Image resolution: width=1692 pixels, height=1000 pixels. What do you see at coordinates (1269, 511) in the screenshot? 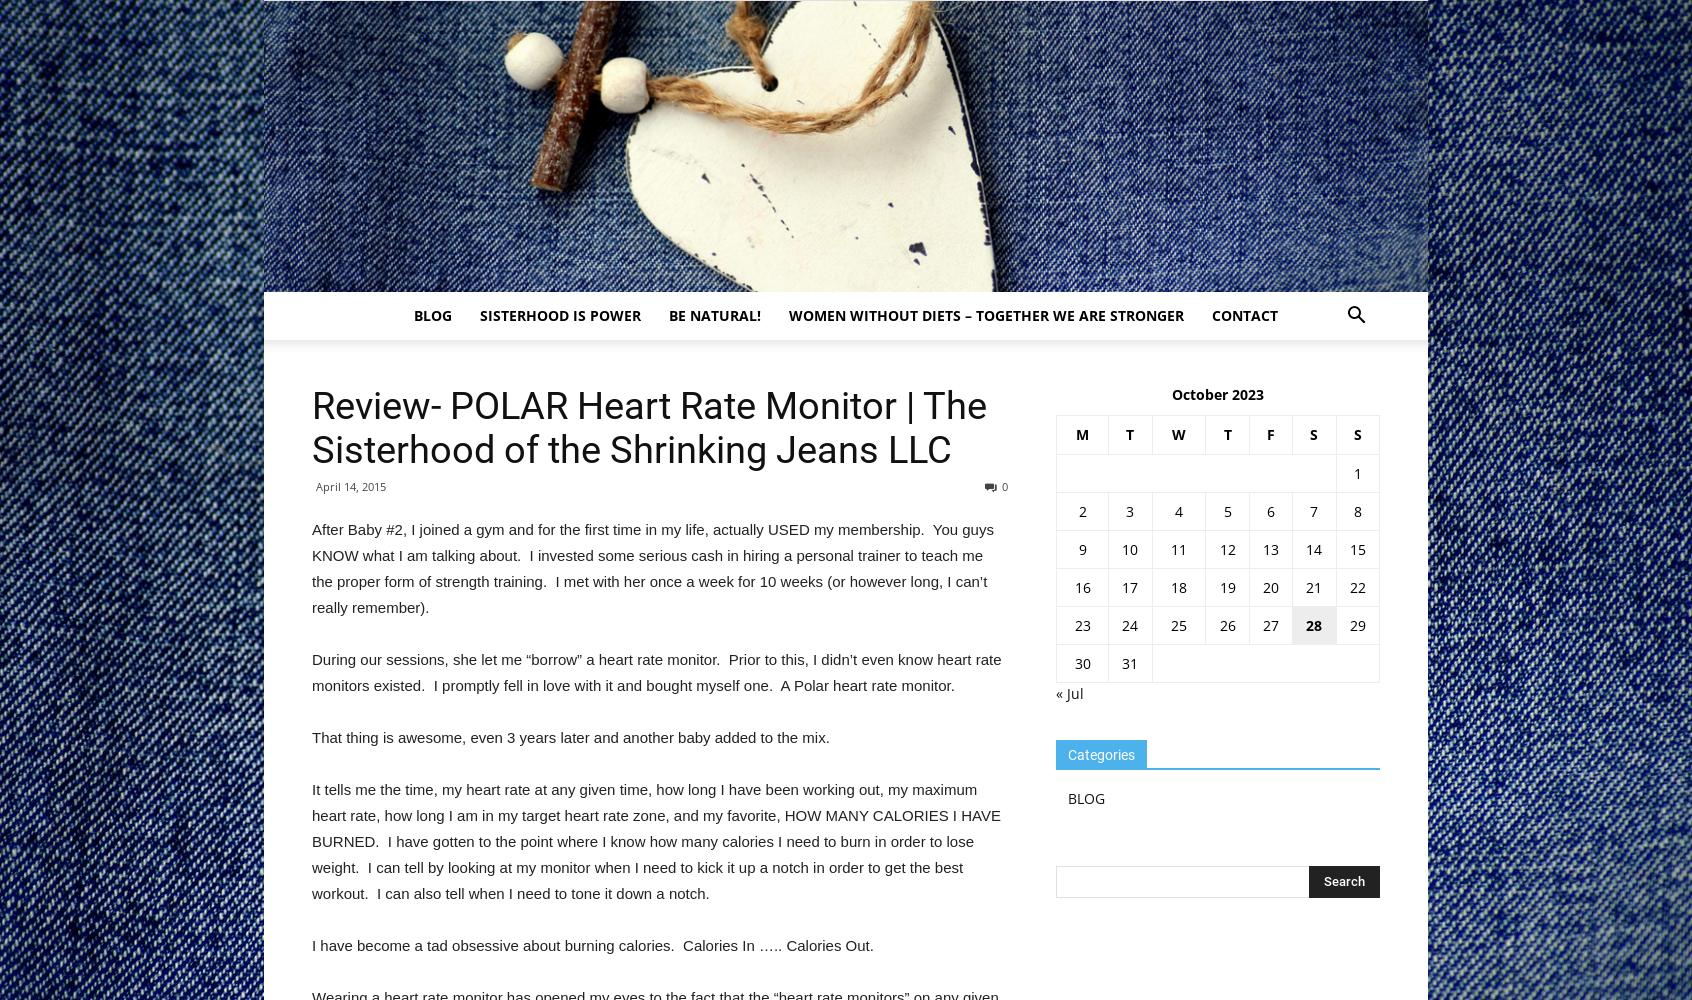
I see `'6'` at bounding box center [1269, 511].